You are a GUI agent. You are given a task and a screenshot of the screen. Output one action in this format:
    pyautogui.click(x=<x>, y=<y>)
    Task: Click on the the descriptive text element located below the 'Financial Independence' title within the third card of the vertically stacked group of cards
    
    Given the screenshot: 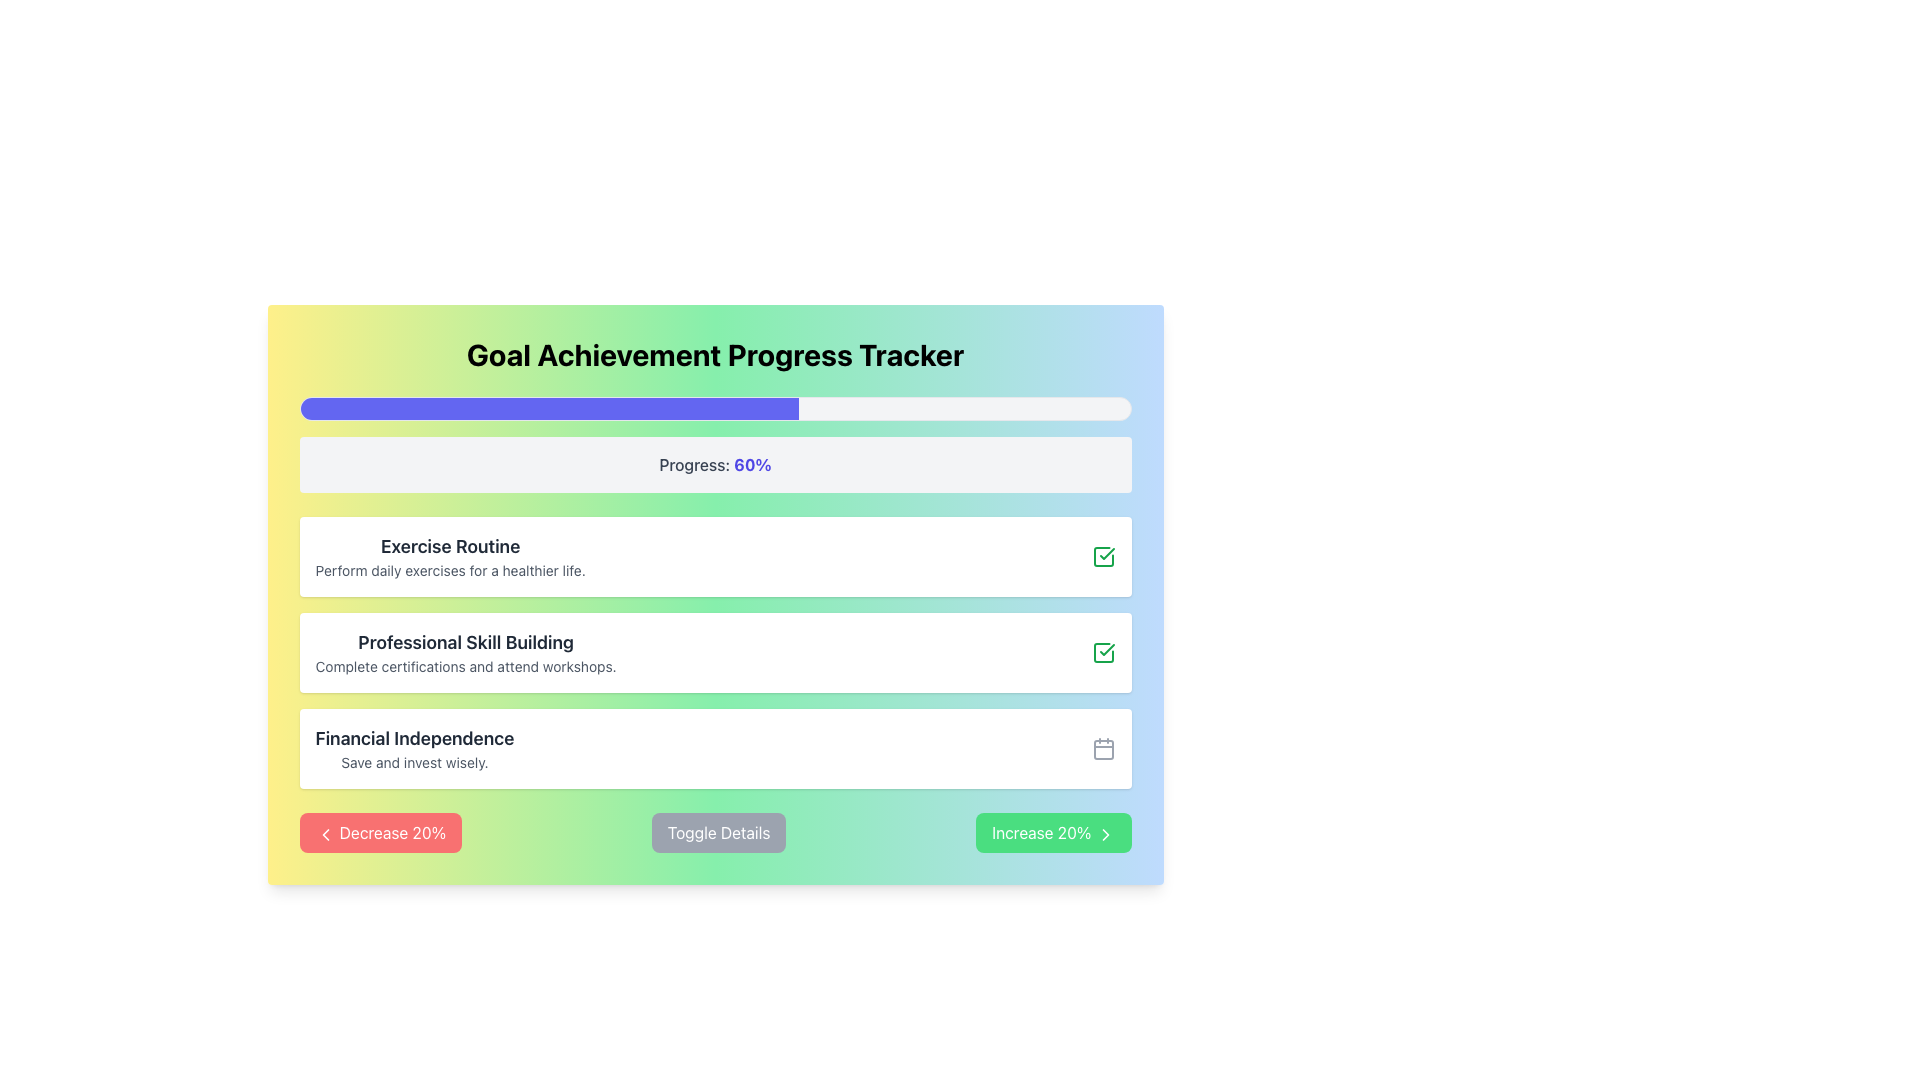 What is the action you would take?
    pyautogui.click(x=413, y=763)
    